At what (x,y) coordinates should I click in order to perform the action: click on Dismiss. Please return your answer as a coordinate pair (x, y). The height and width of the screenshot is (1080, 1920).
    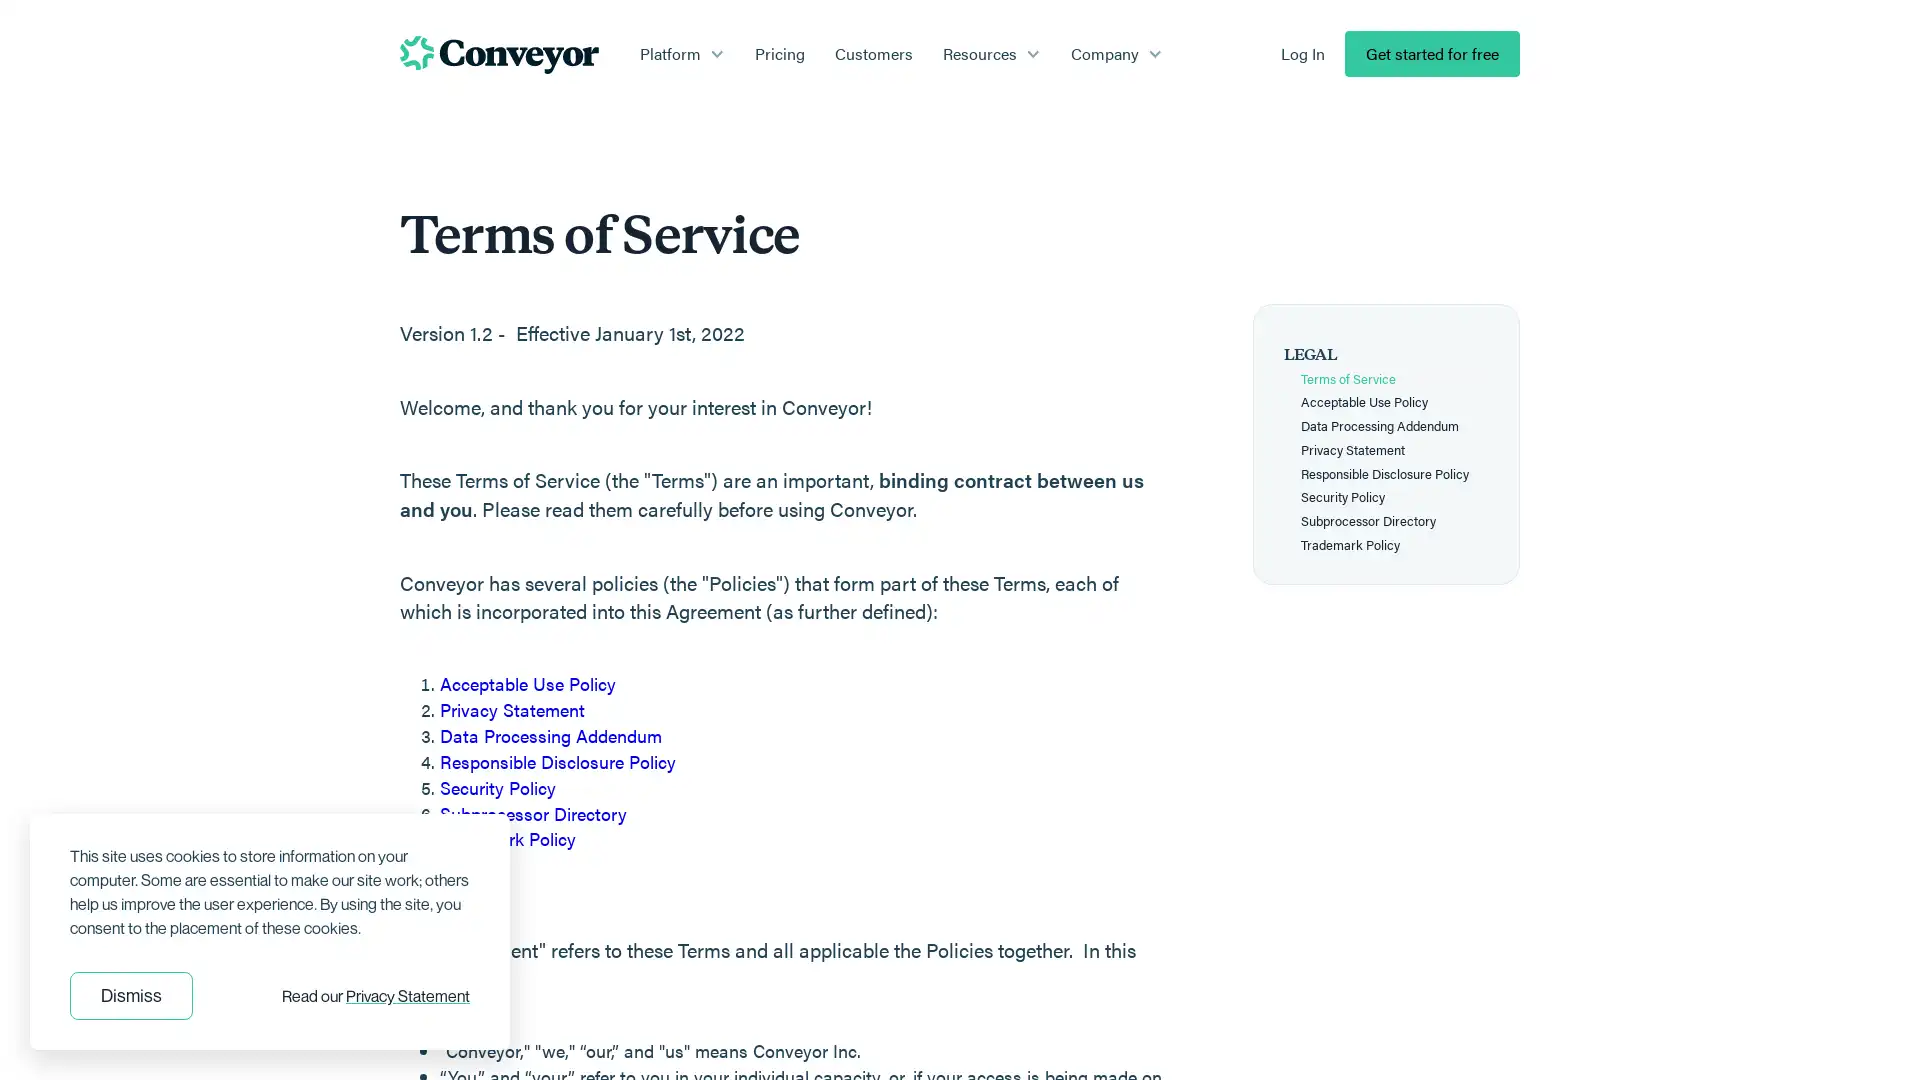
    Looking at the image, I should click on (130, 995).